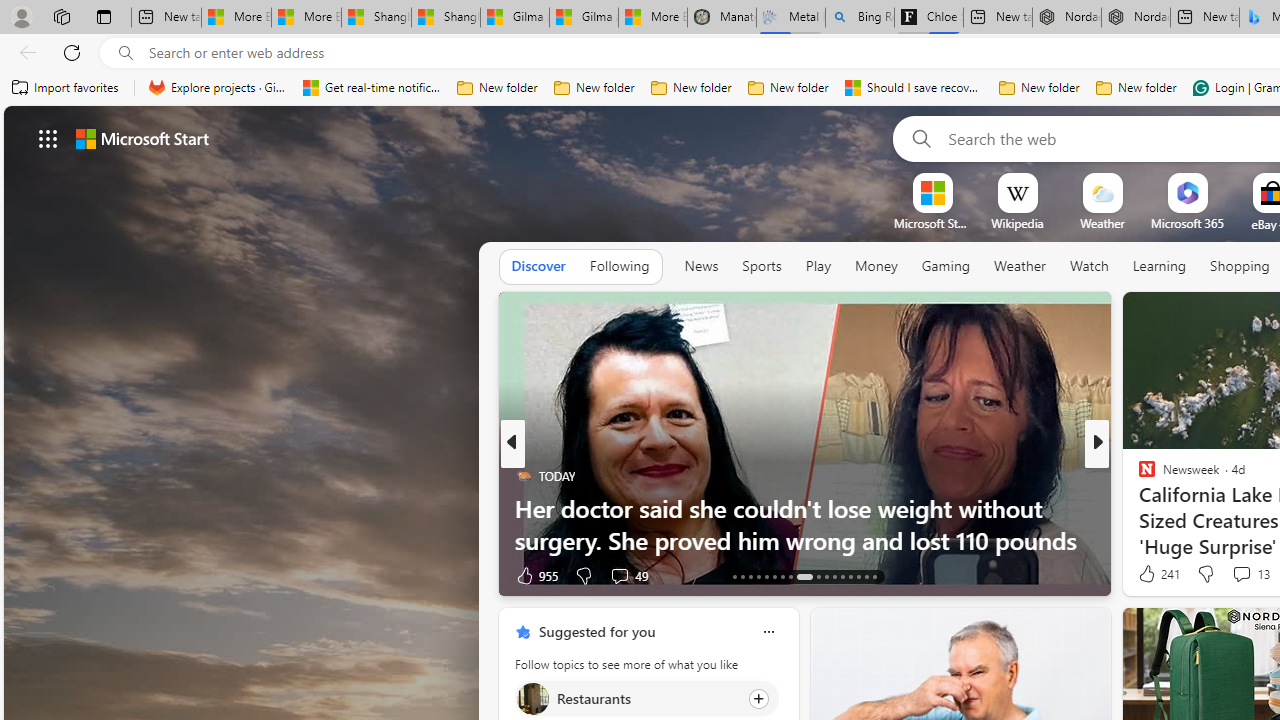 The image size is (1280, 720). Describe the element at coordinates (1204, 574) in the screenshot. I see `'Dislike'` at that location.